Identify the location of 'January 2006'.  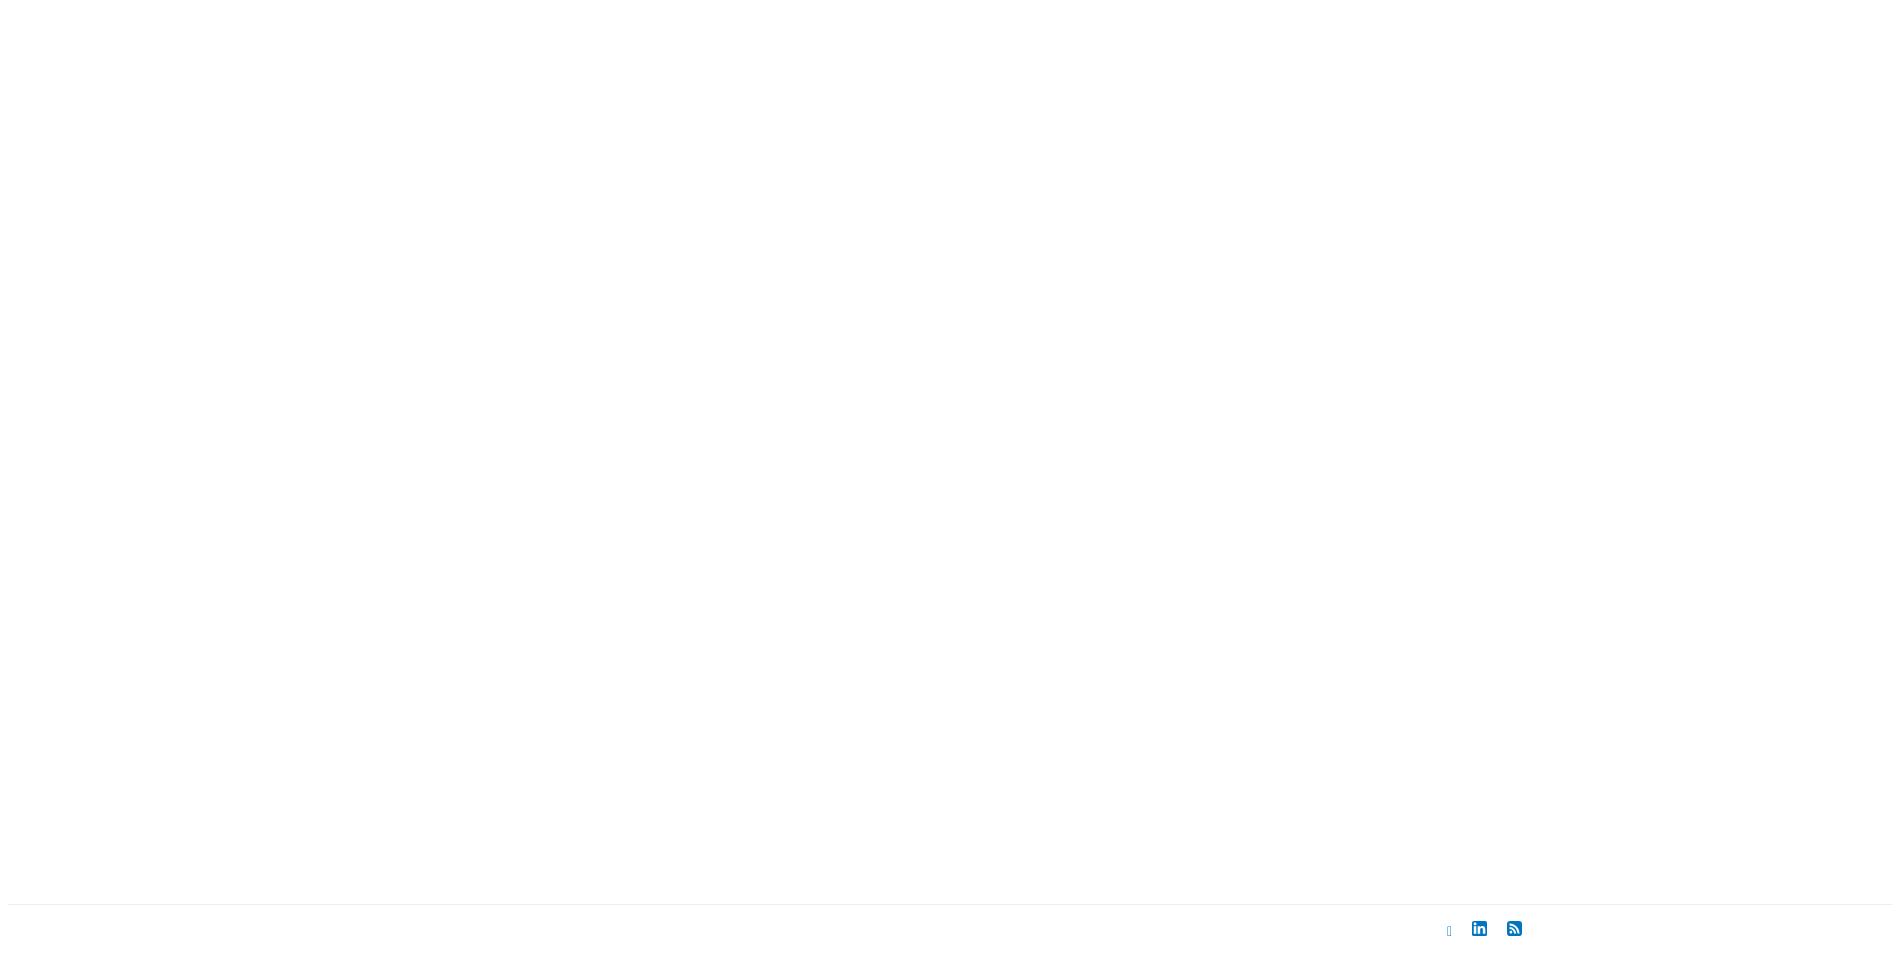
(1203, 551).